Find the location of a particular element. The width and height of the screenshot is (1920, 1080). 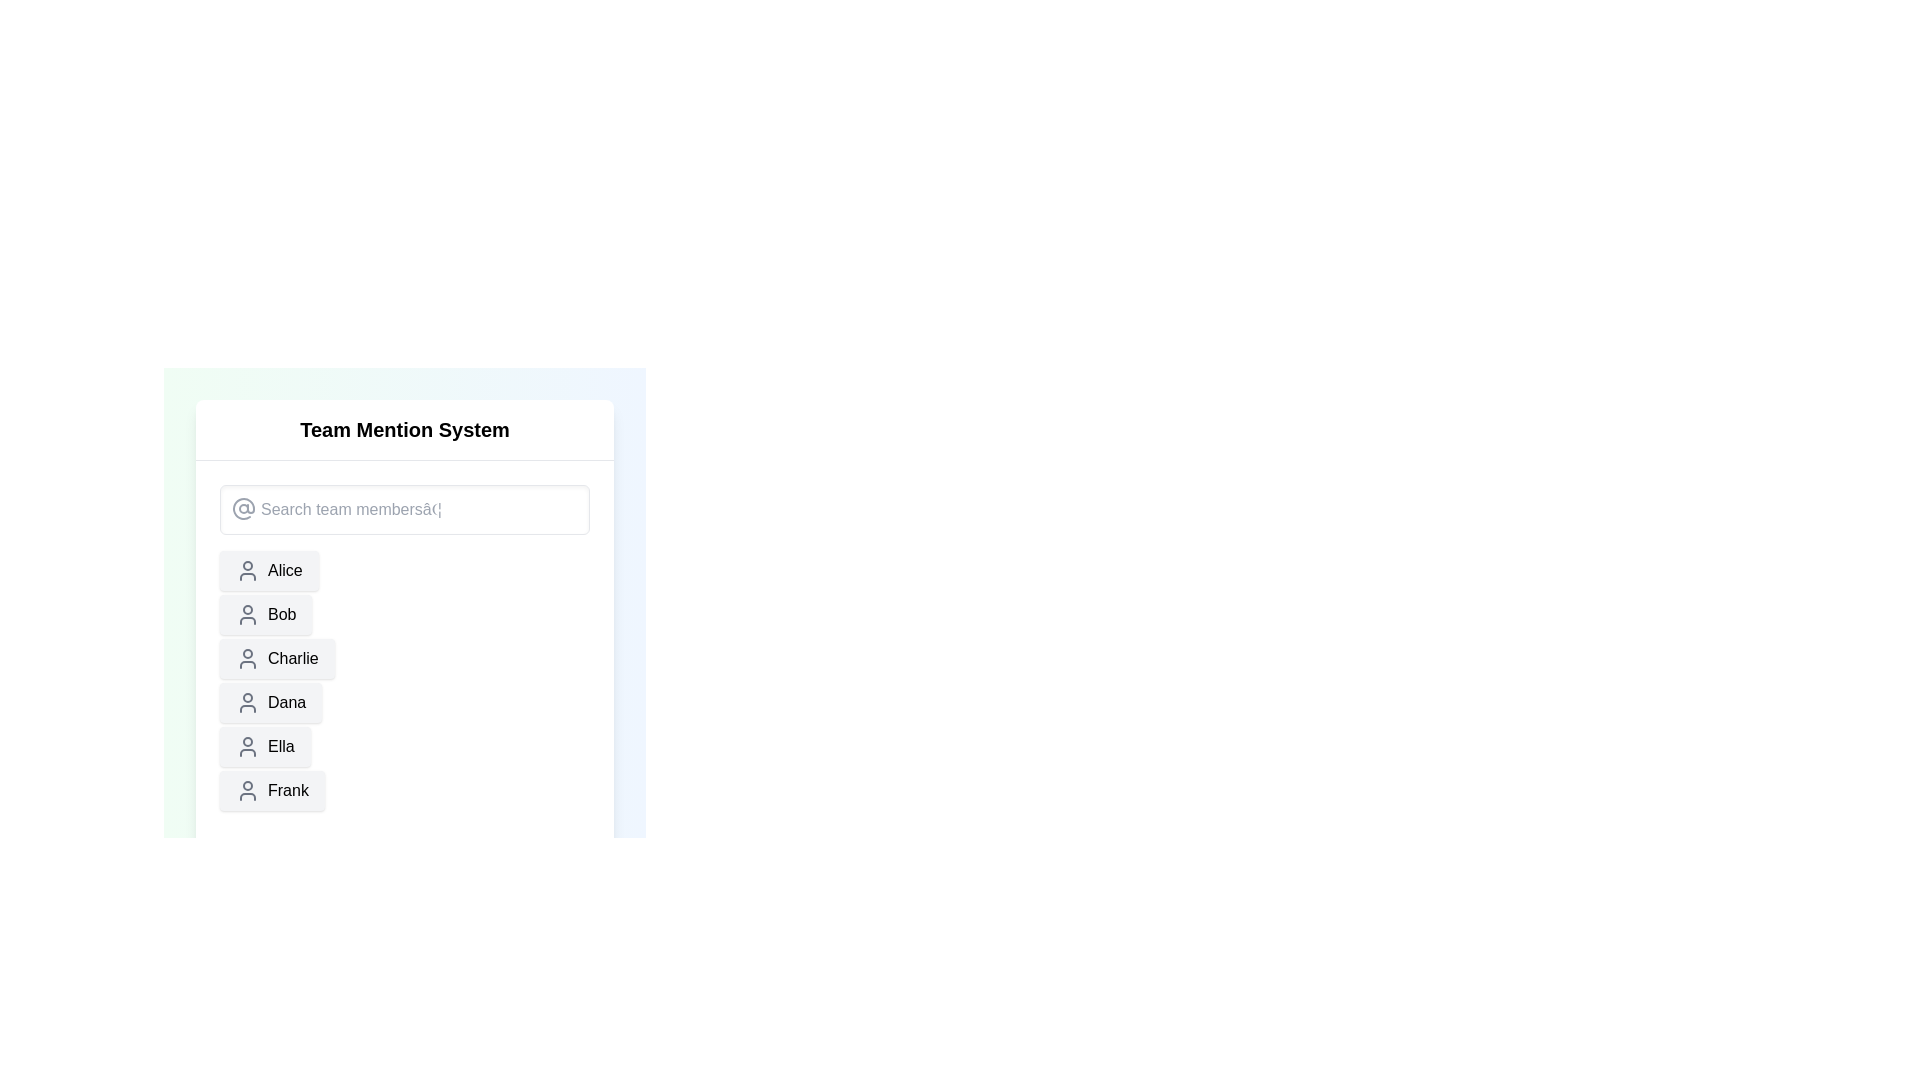

the user profile icon located in the fifth list item of the team mention system interface is located at coordinates (247, 747).